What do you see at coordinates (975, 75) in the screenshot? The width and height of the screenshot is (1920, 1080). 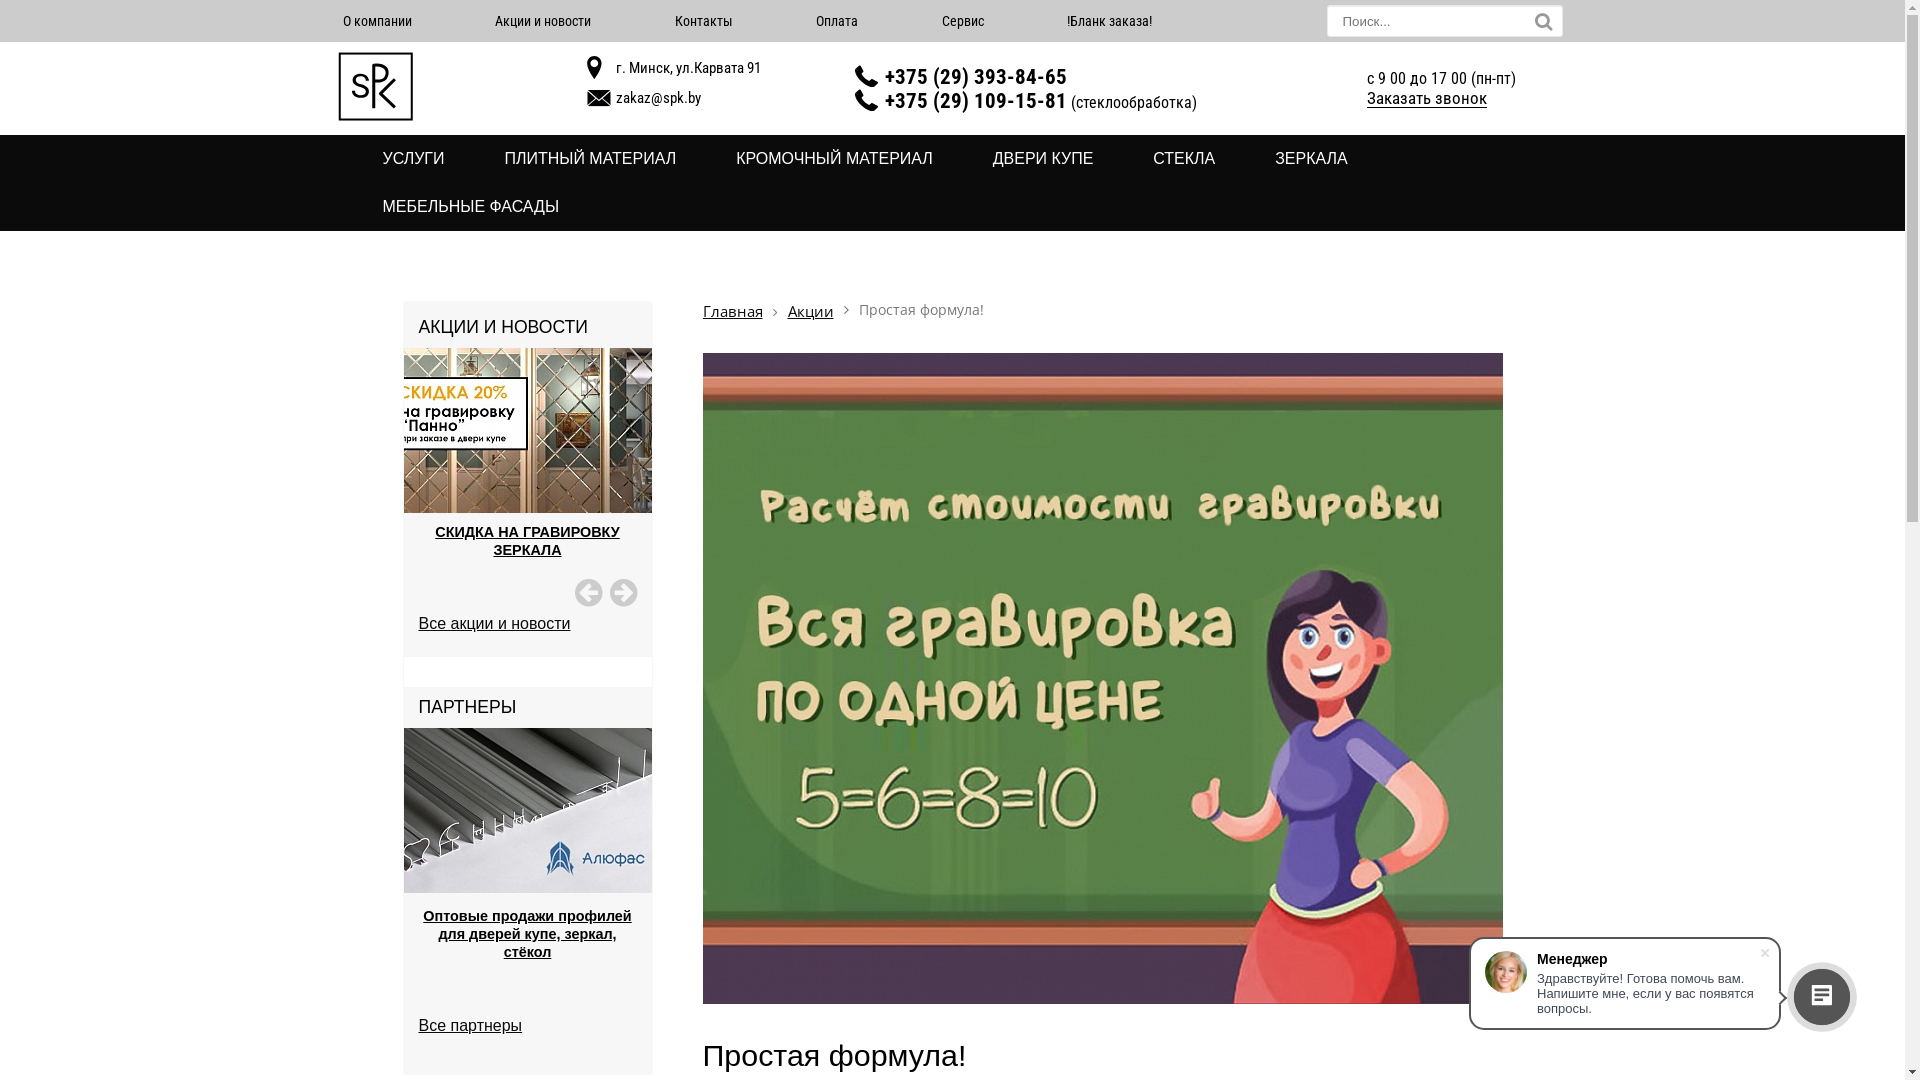 I see `'+375 (29) 393-84-65'` at bounding box center [975, 75].